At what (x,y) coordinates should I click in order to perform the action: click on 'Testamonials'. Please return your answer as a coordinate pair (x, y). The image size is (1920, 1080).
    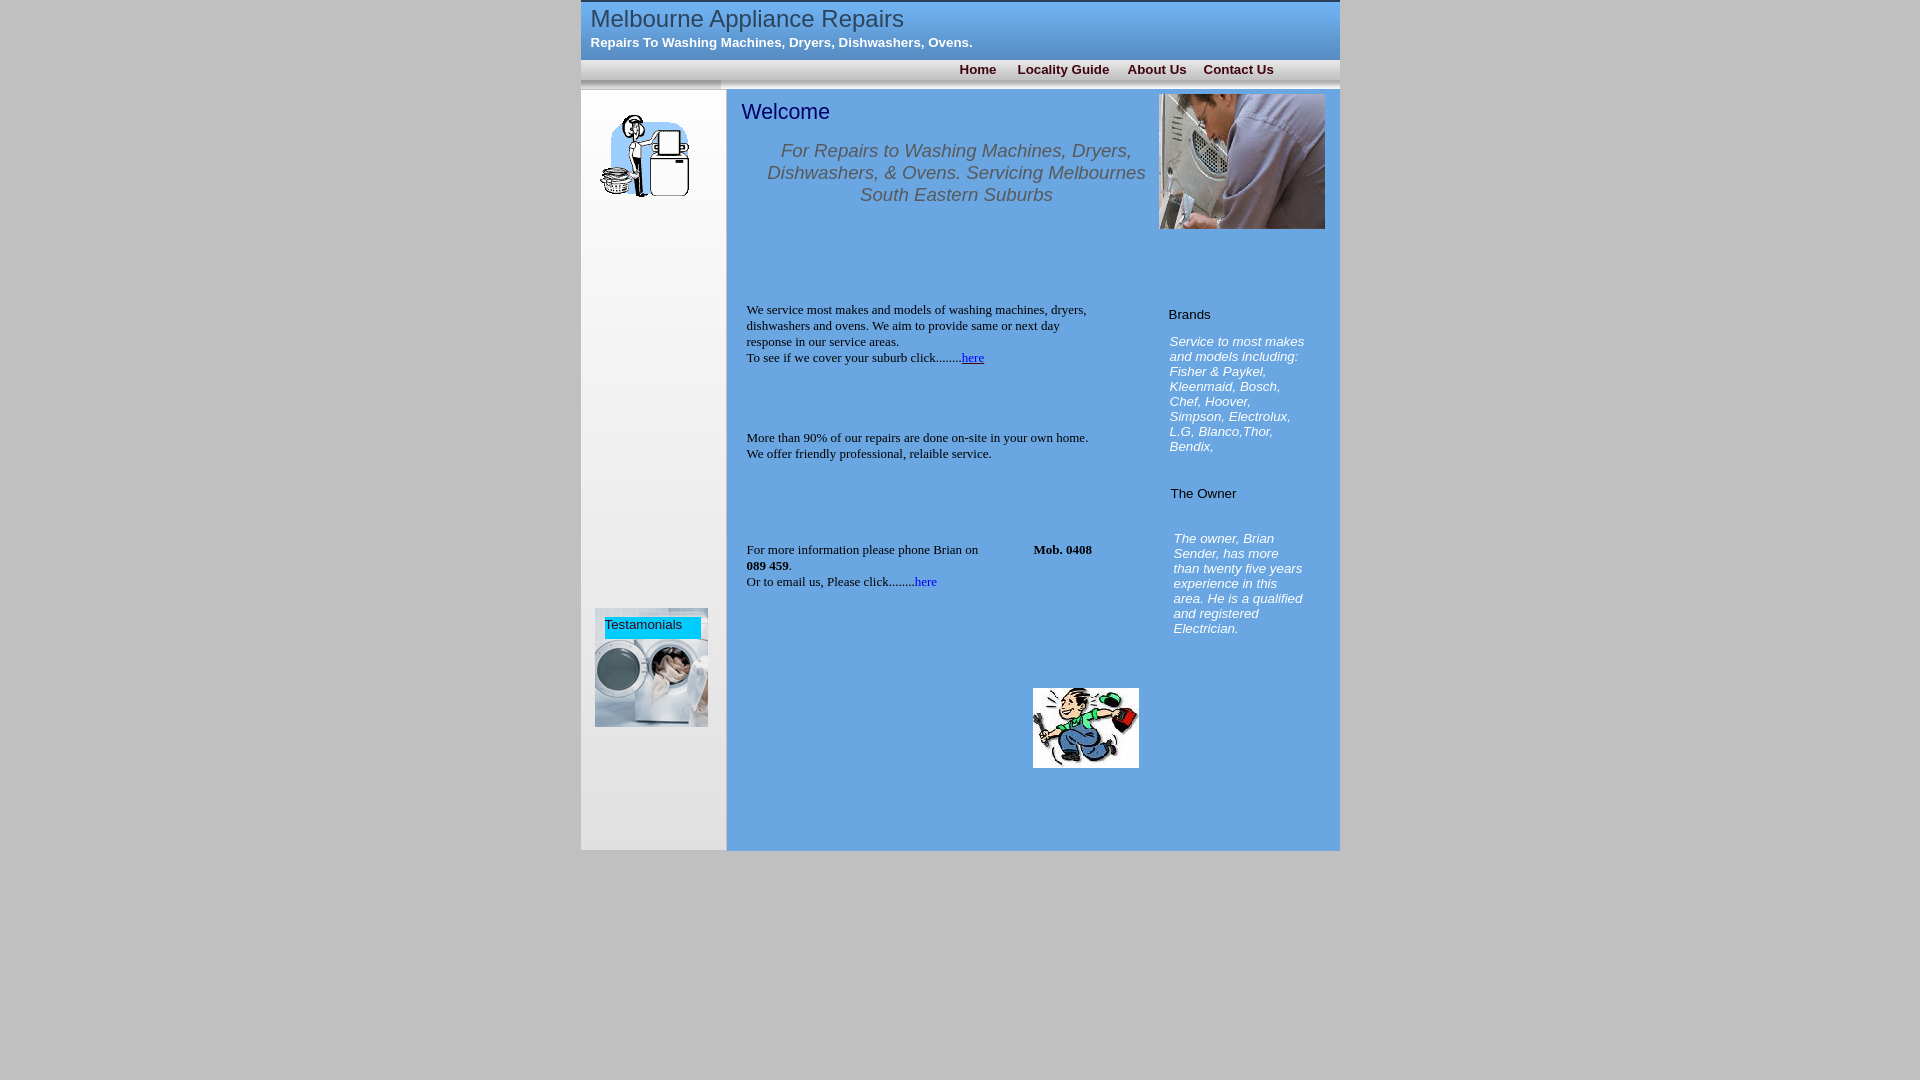
    Looking at the image, I should click on (643, 623).